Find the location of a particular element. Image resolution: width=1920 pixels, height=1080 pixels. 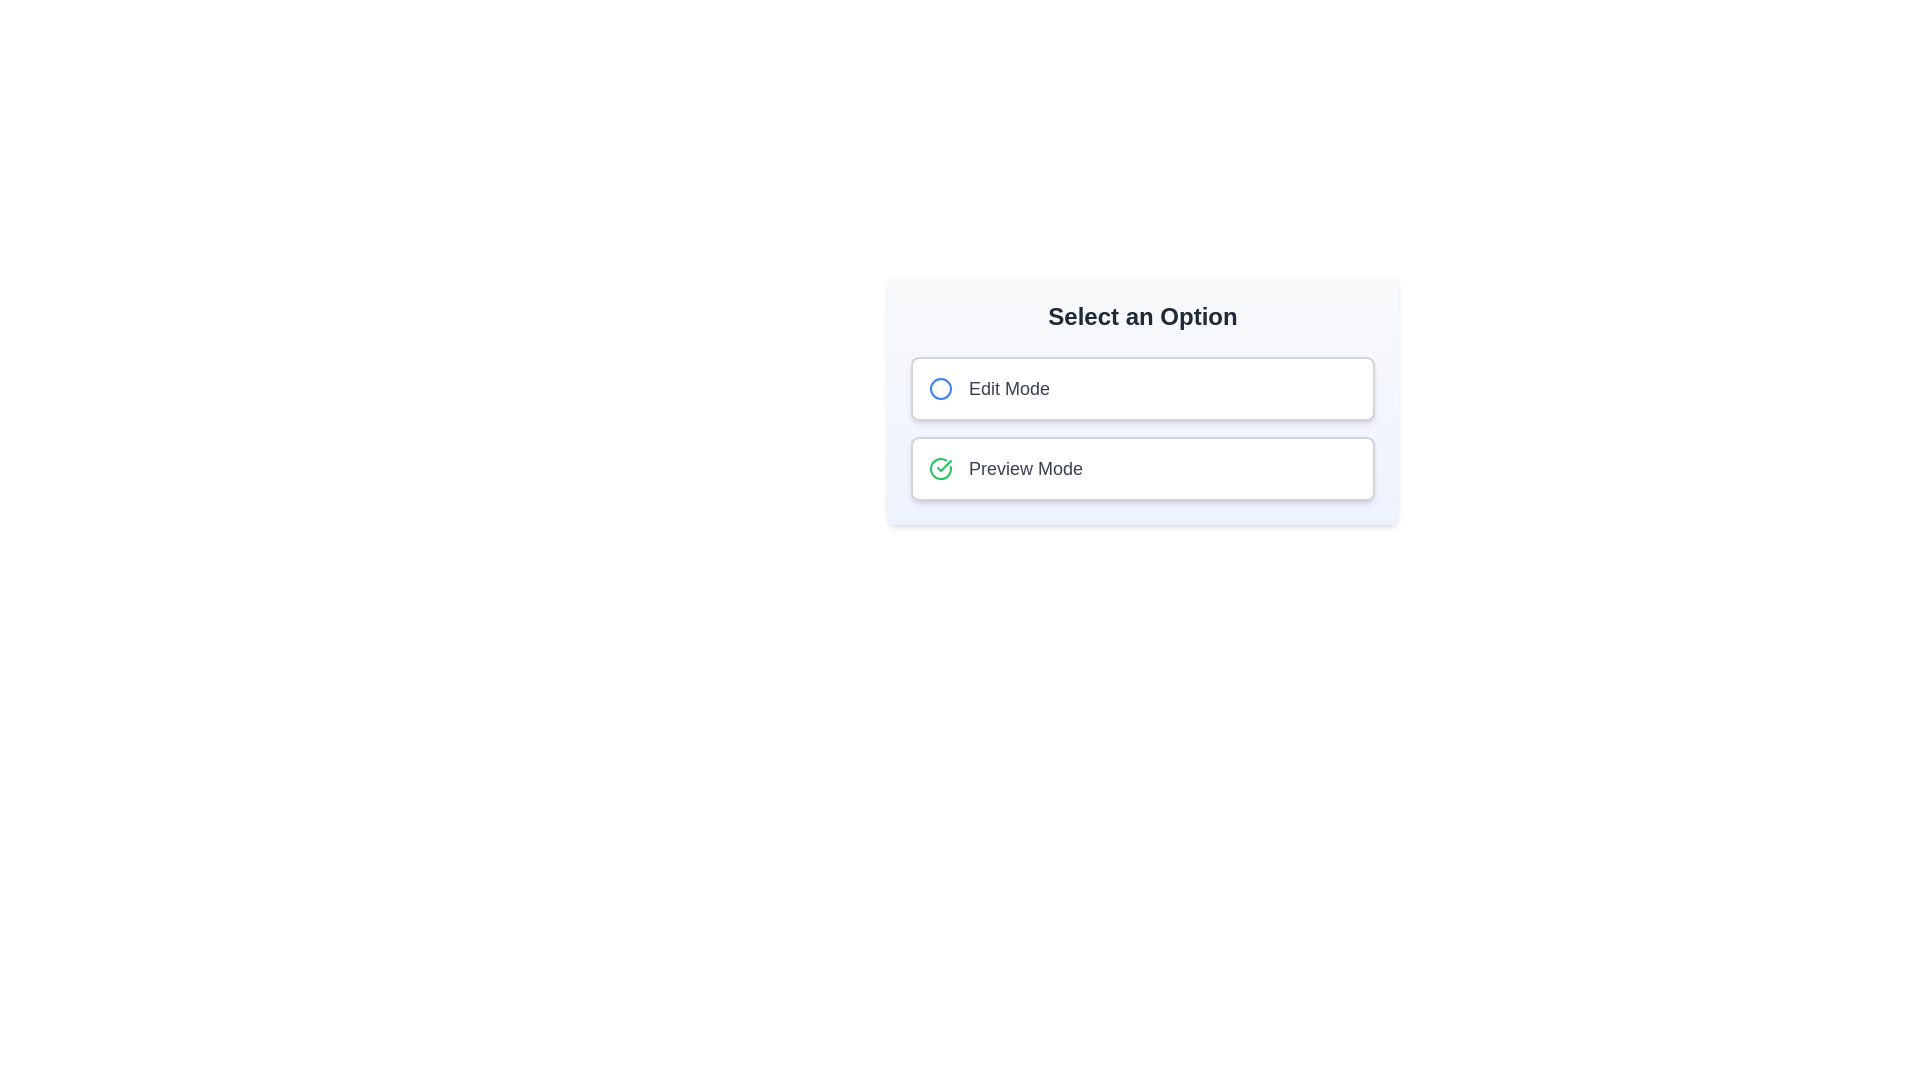

the SVG Circle with a blue border and no fill that represents a mode, located next to the 'Edit Mode' label is located at coordinates (939, 389).